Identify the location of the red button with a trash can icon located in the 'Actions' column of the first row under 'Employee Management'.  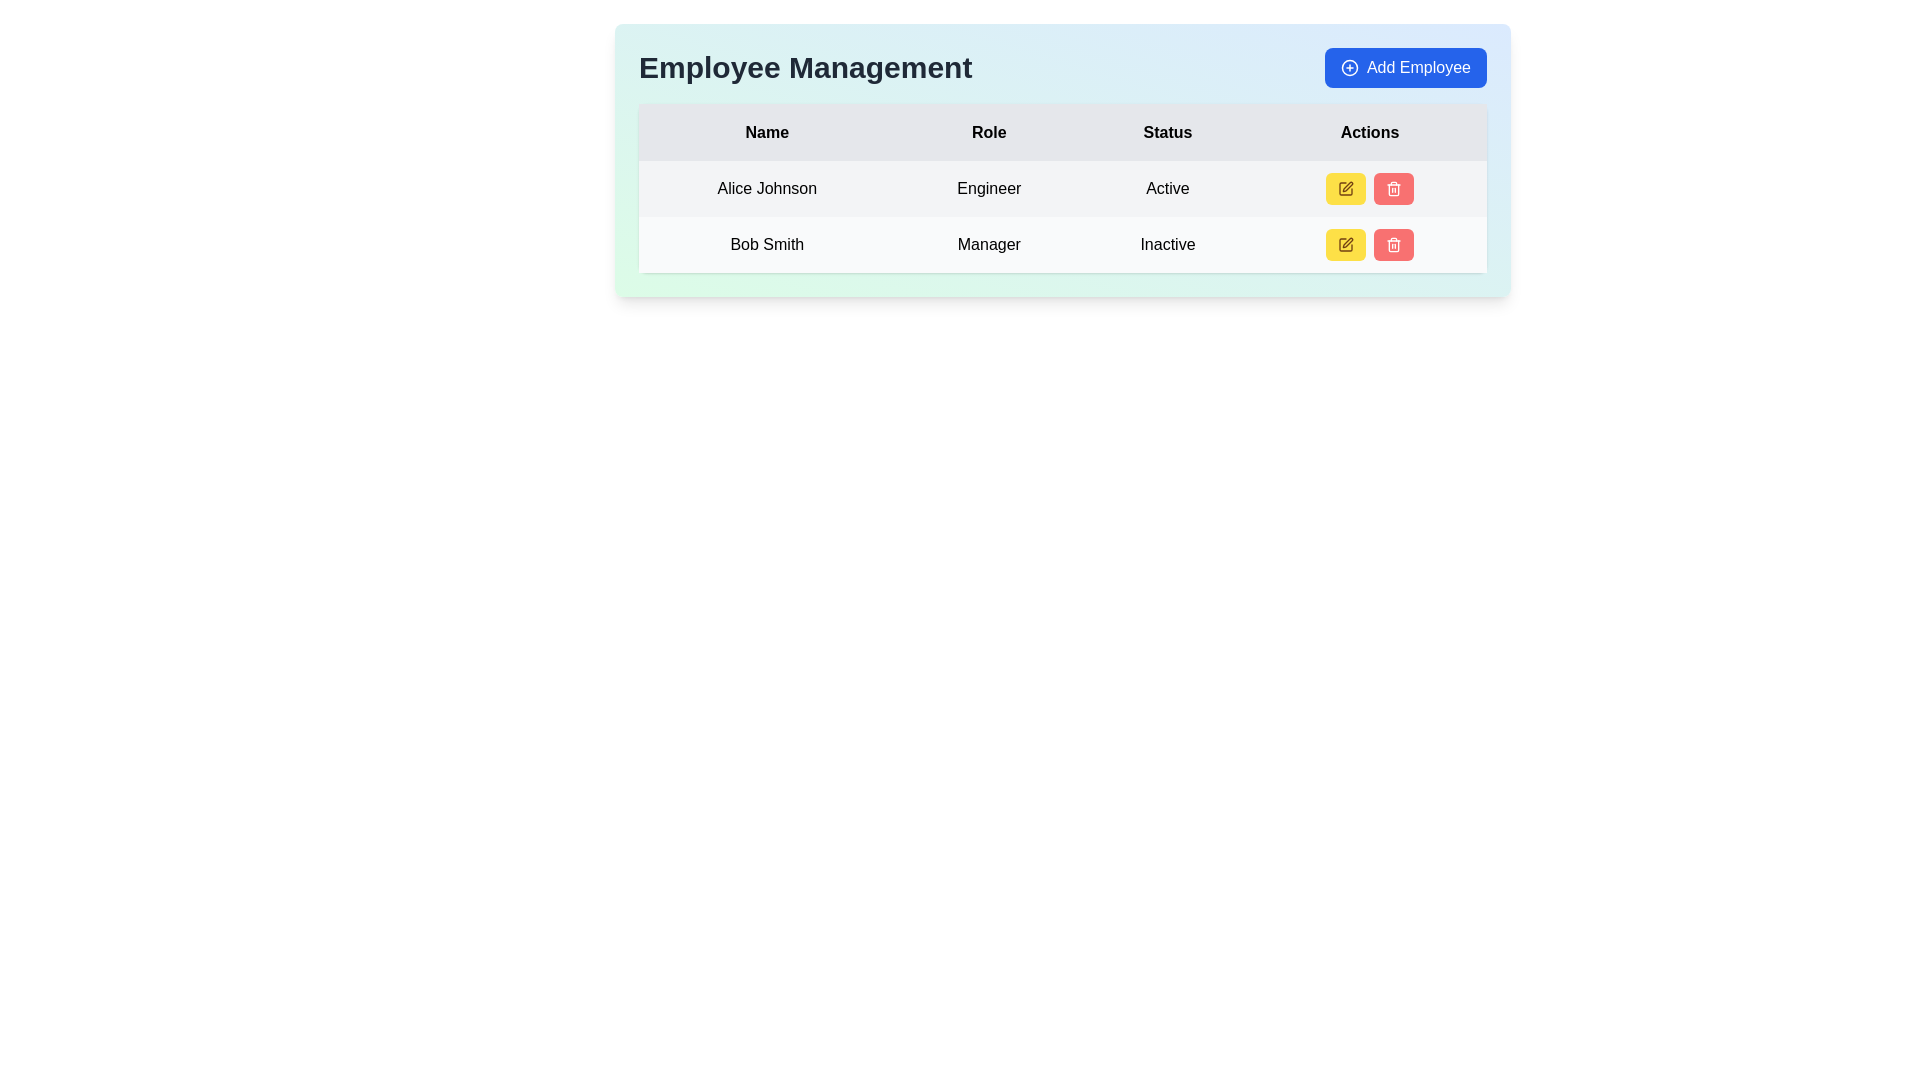
(1391, 189).